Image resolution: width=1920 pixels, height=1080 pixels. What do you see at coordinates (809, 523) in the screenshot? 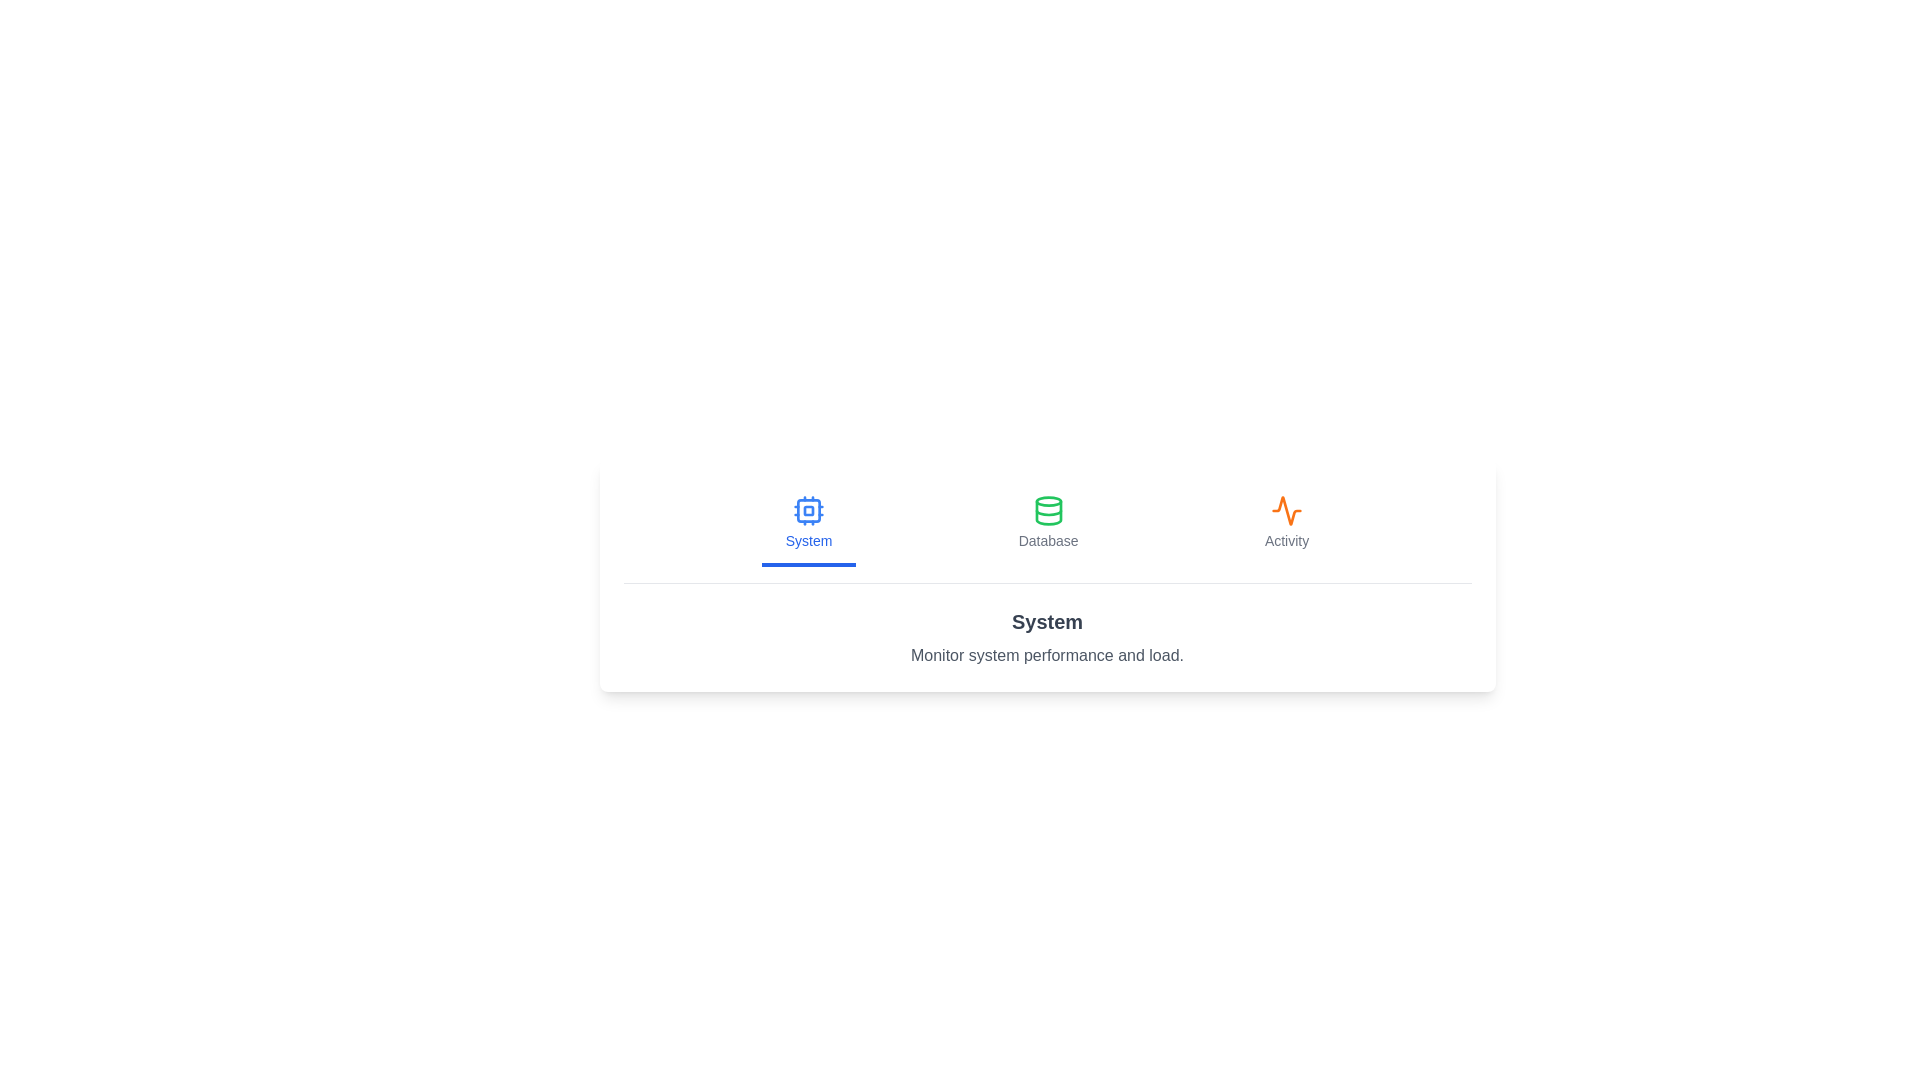
I see `the tab labeled System to observe its icon` at bounding box center [809, 523].